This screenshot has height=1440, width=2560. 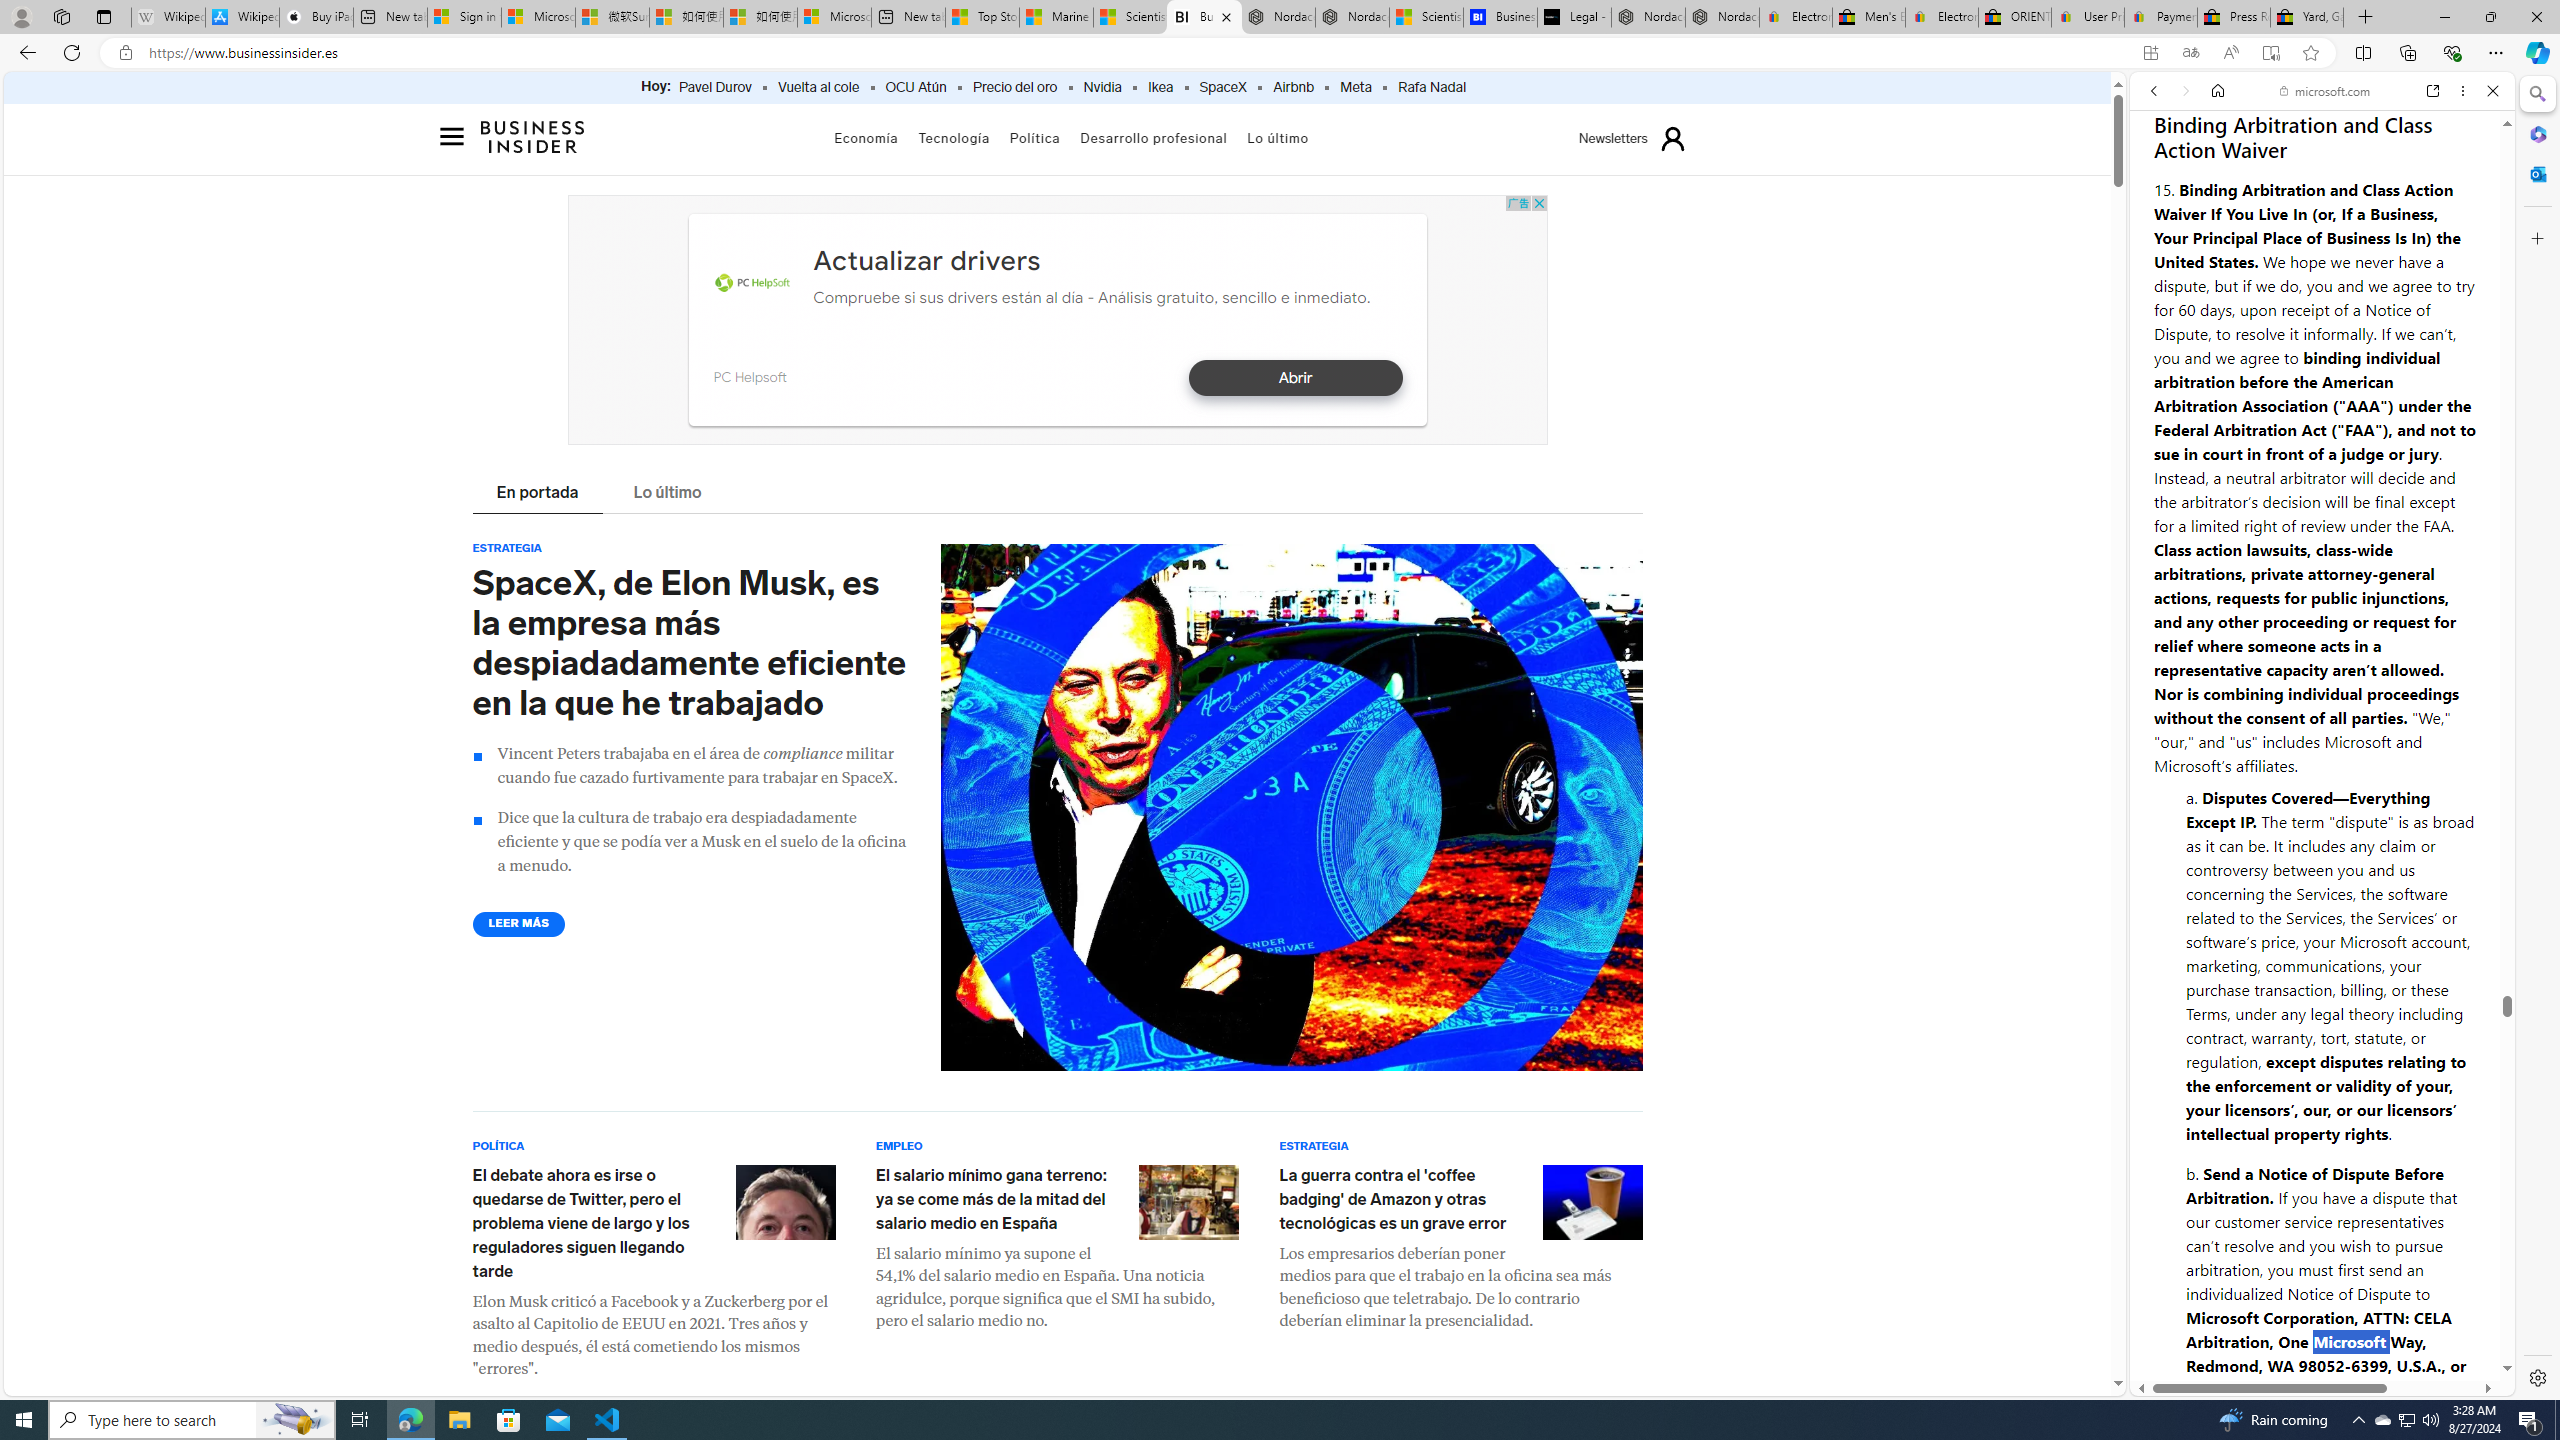 I want to click on 'Logo BusinessInsider.es', so click(x=533, y=141).